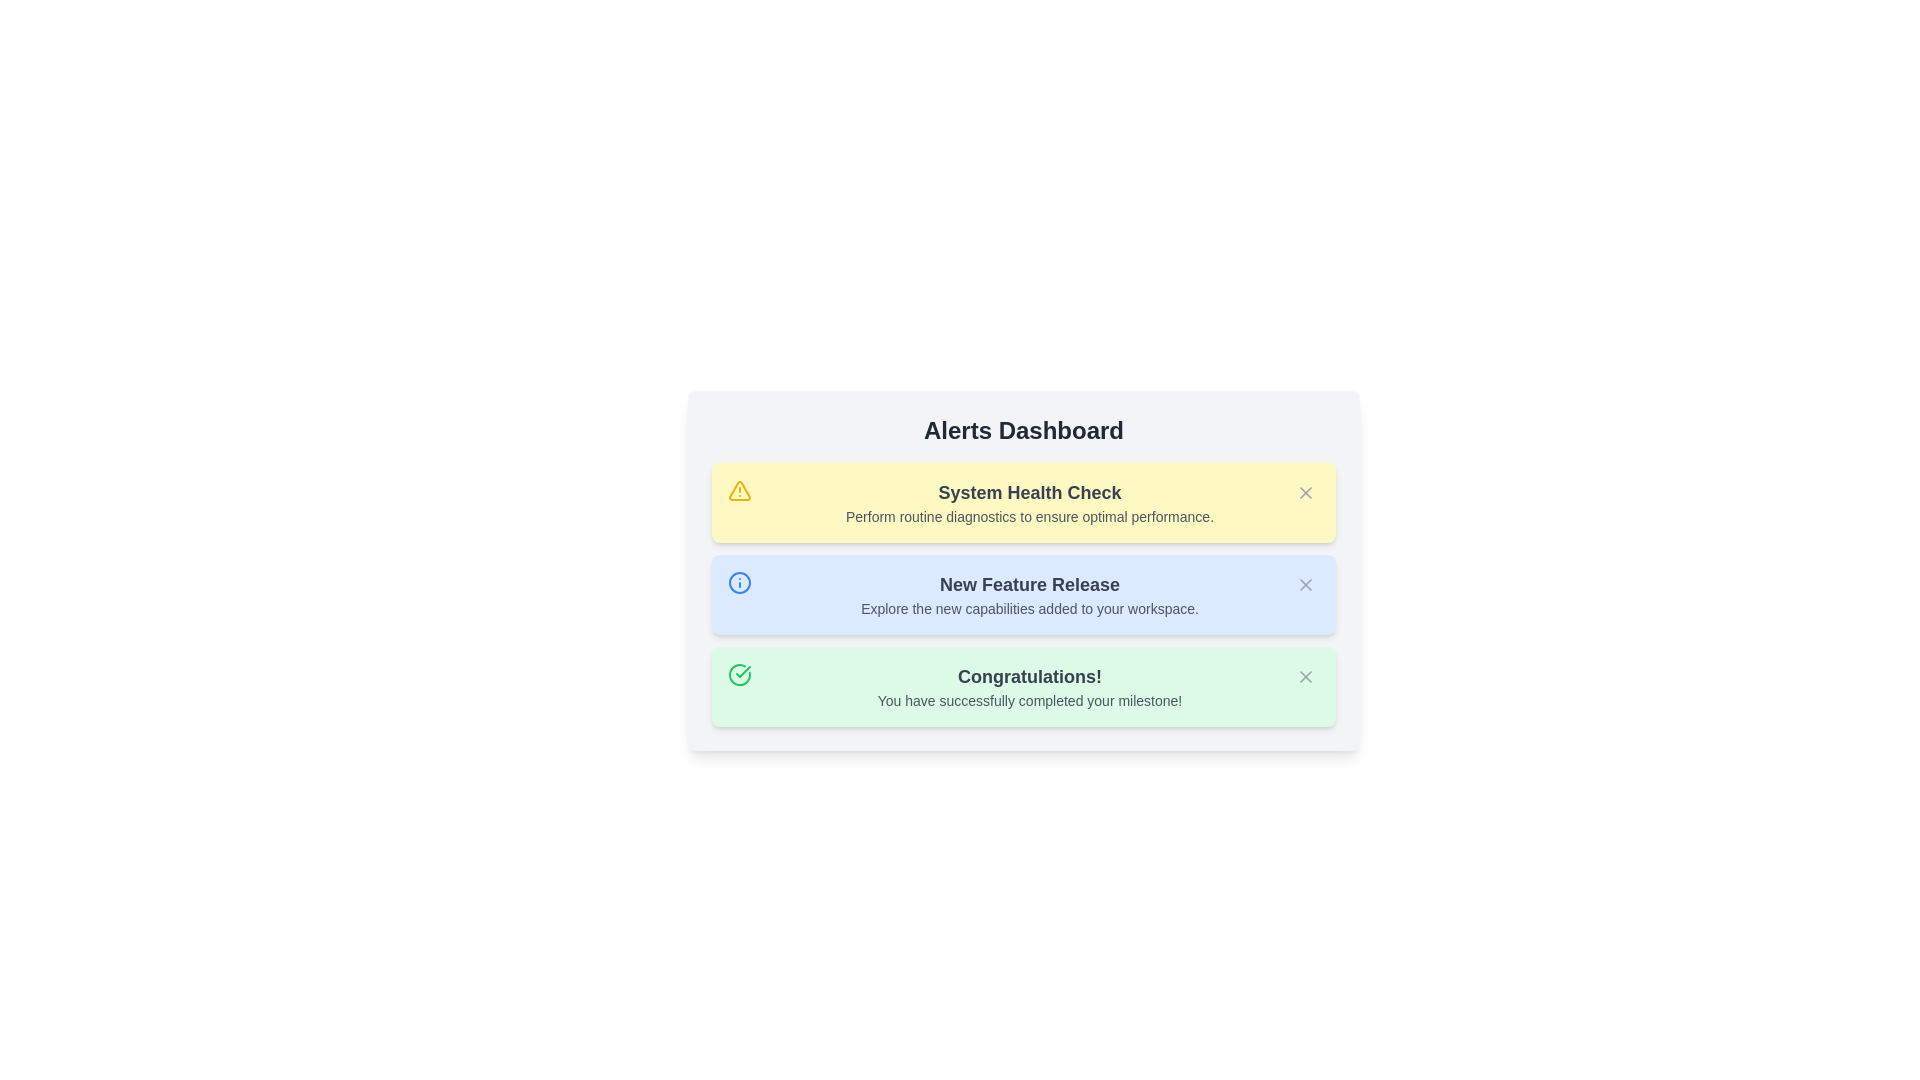 This screenshot has height=1080, width=1920. What do you see at coordinates (1305, 676) in the screenshot?
I see `the dismiss button for the alert titled 'Congratulations!'` at bounding box center [1305, 676].